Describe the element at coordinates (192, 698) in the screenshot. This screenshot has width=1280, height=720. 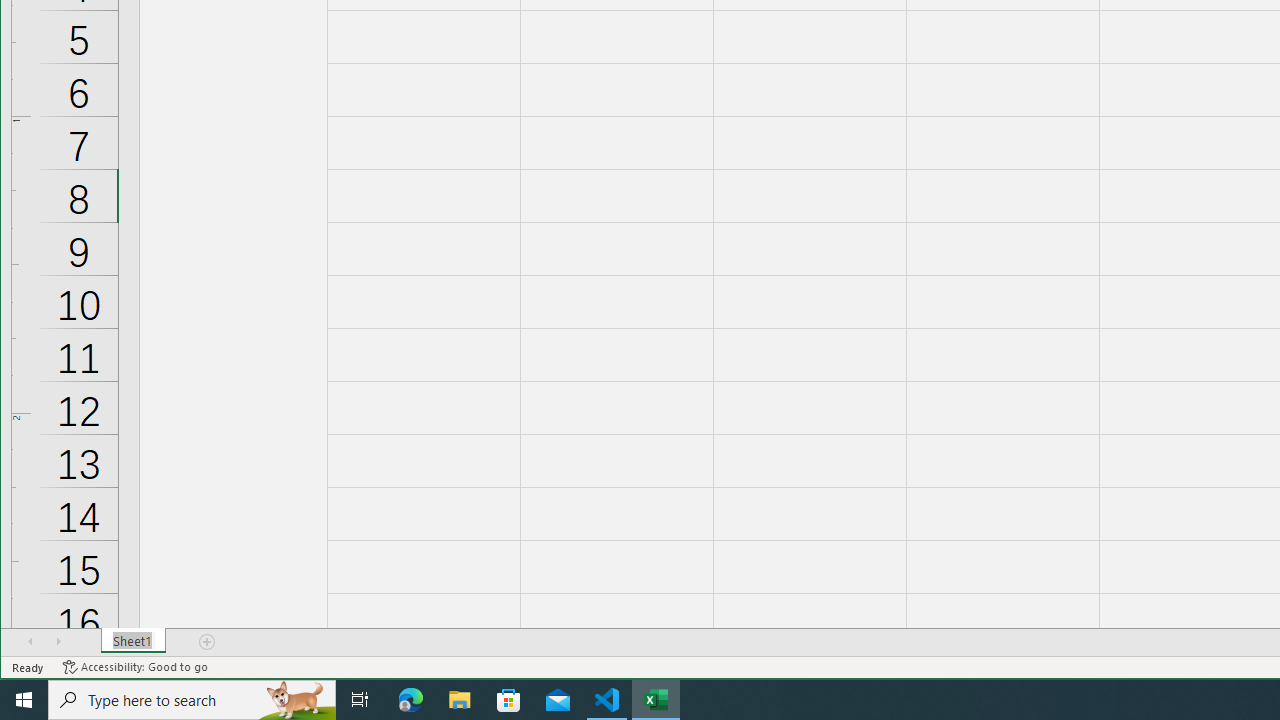
I see `'Type here to search'` at that location.